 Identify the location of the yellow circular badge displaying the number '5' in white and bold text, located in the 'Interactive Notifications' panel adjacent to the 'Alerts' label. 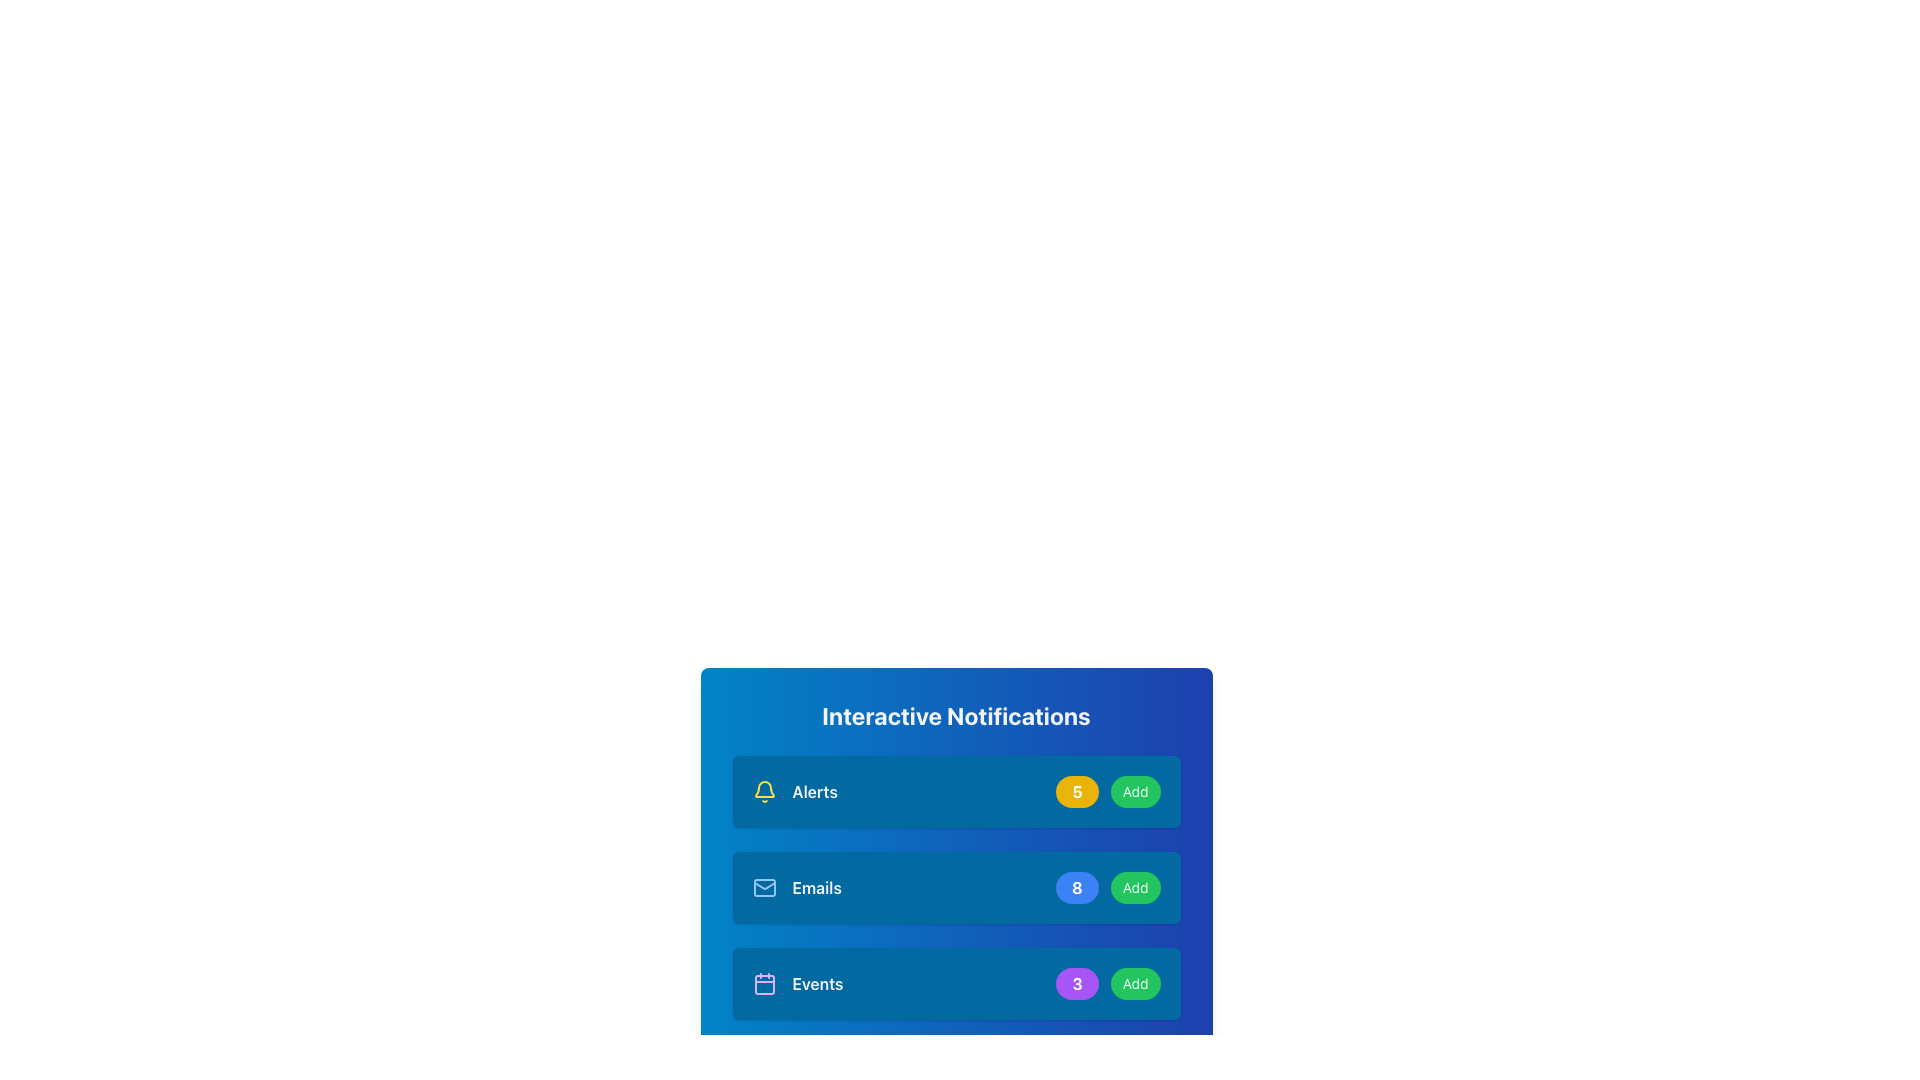
(1076, 790).